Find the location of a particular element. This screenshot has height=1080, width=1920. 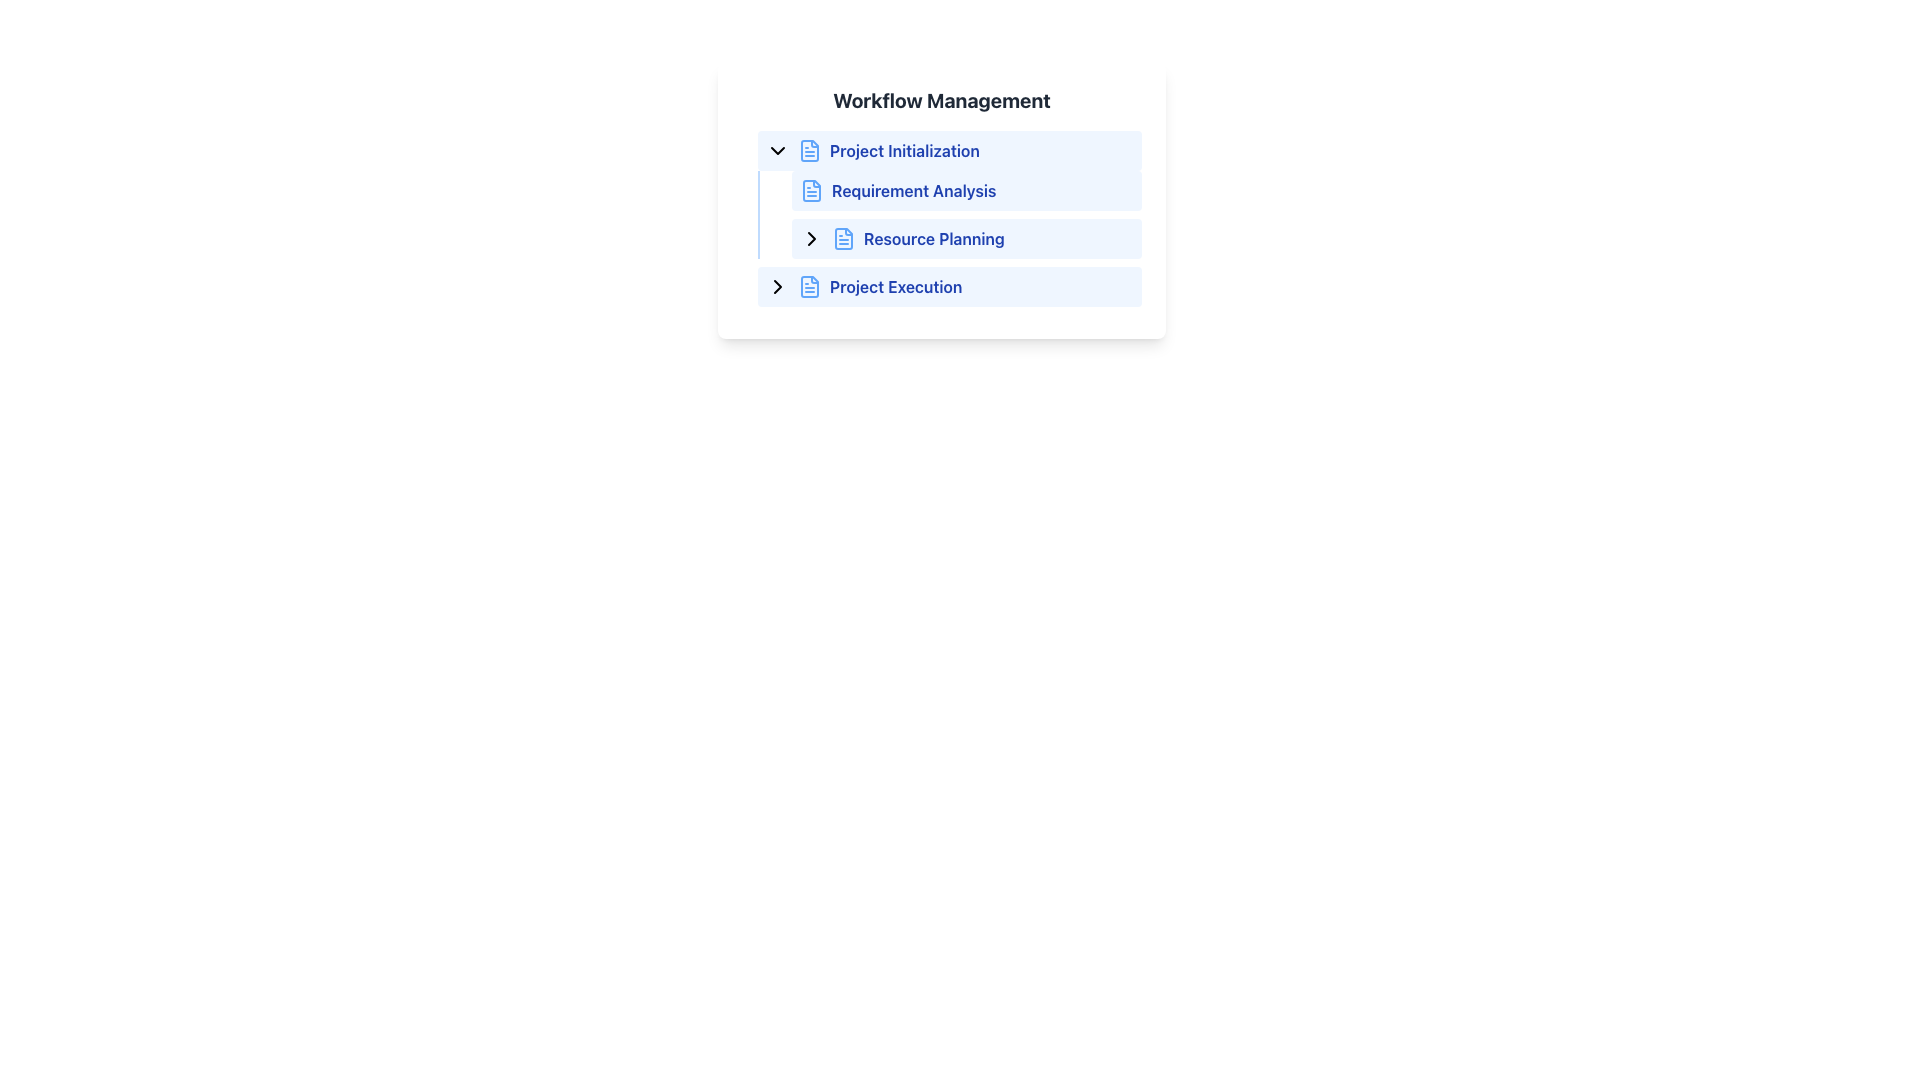

text label displaying 'Requirement Analysis' in bold, blue font, which is the second item in the workflow list under 'Workflow Management' is located at coordinates (913, 191).